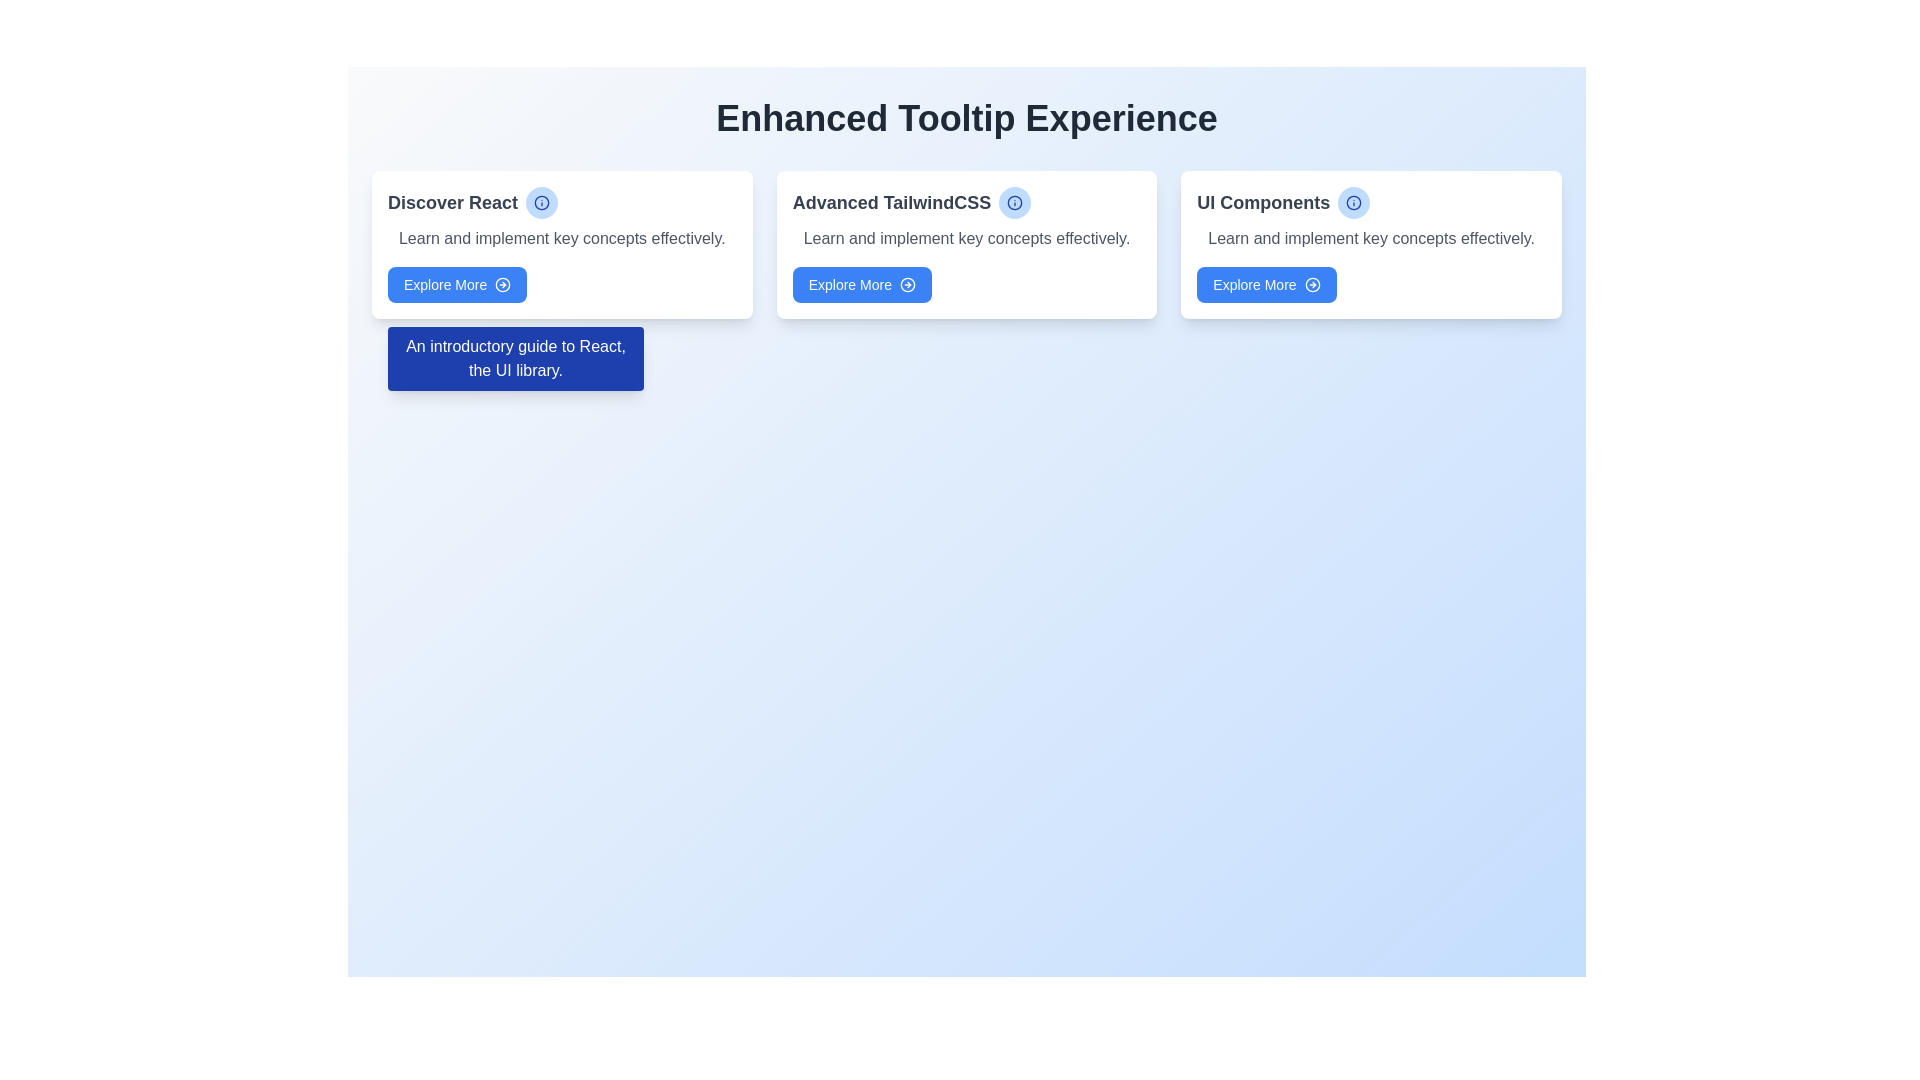 The width and height of the screenshot is (1920, 1080). I want to click on the 'Explore More' button, which has a blue background, white text, and an icon with a circle and arrow, located in the second card under 'Advanced TailwindCSS.', so click(862, 285).